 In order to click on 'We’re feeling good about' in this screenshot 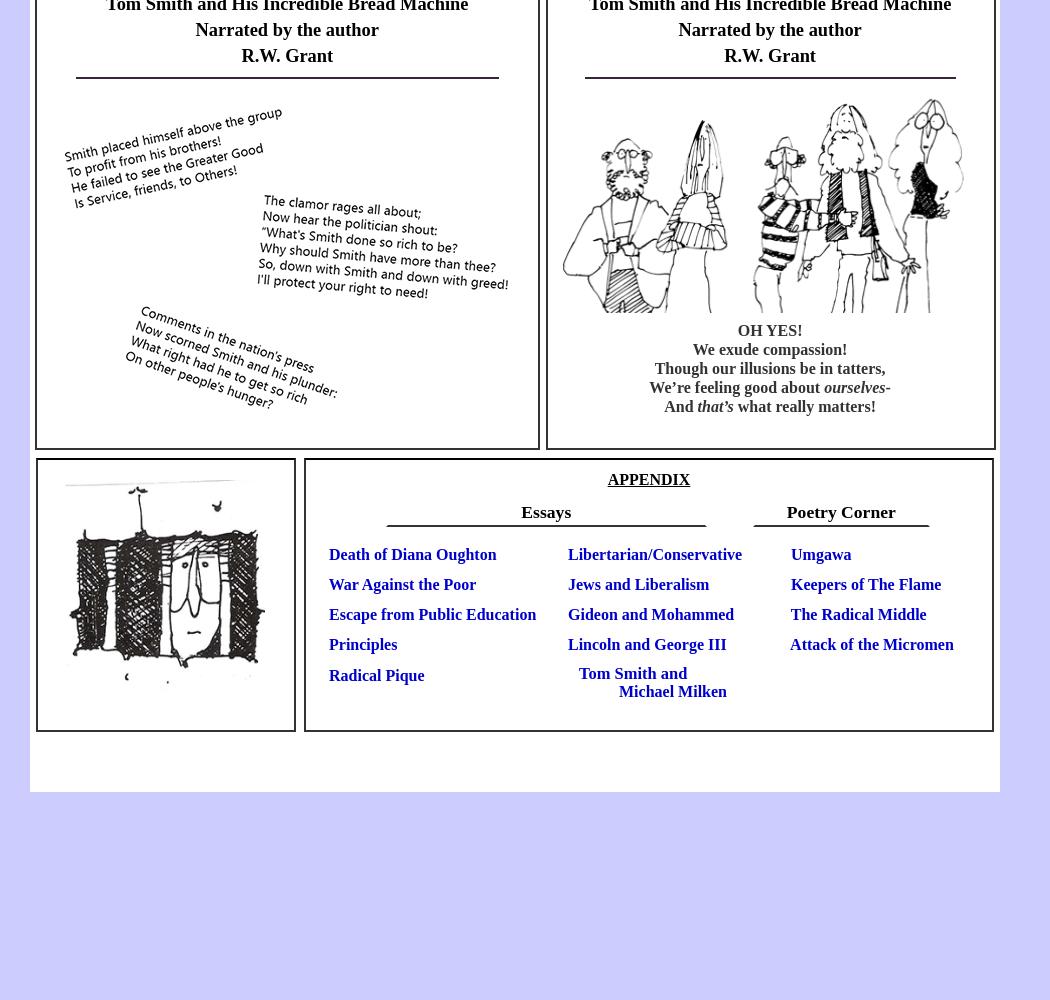, I will do `click(735, 387)`.